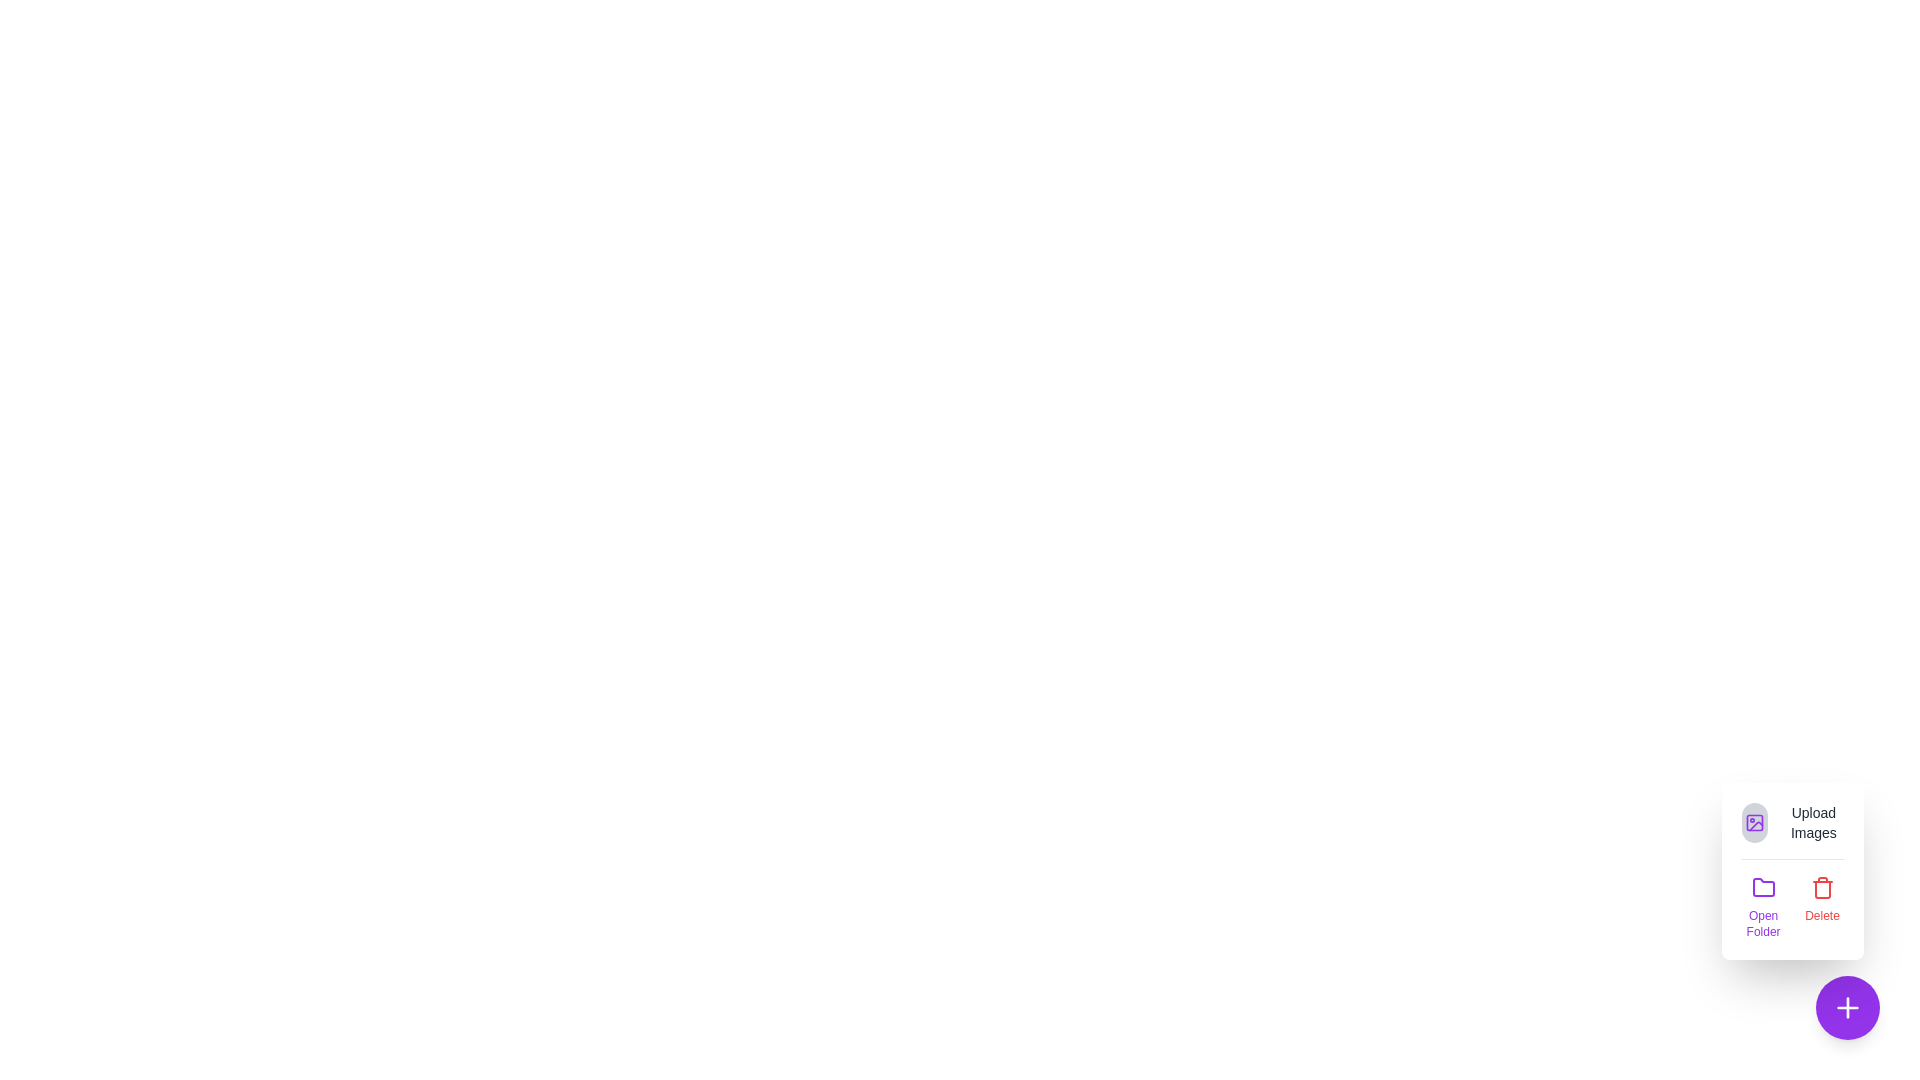 The image size is (1920, 1080). I want to click on the 'Open Folder' text label, which is displayed in purple and is centrally aligned below the folder icon in the bottom-right corner of the interface, so click(1763, 924).